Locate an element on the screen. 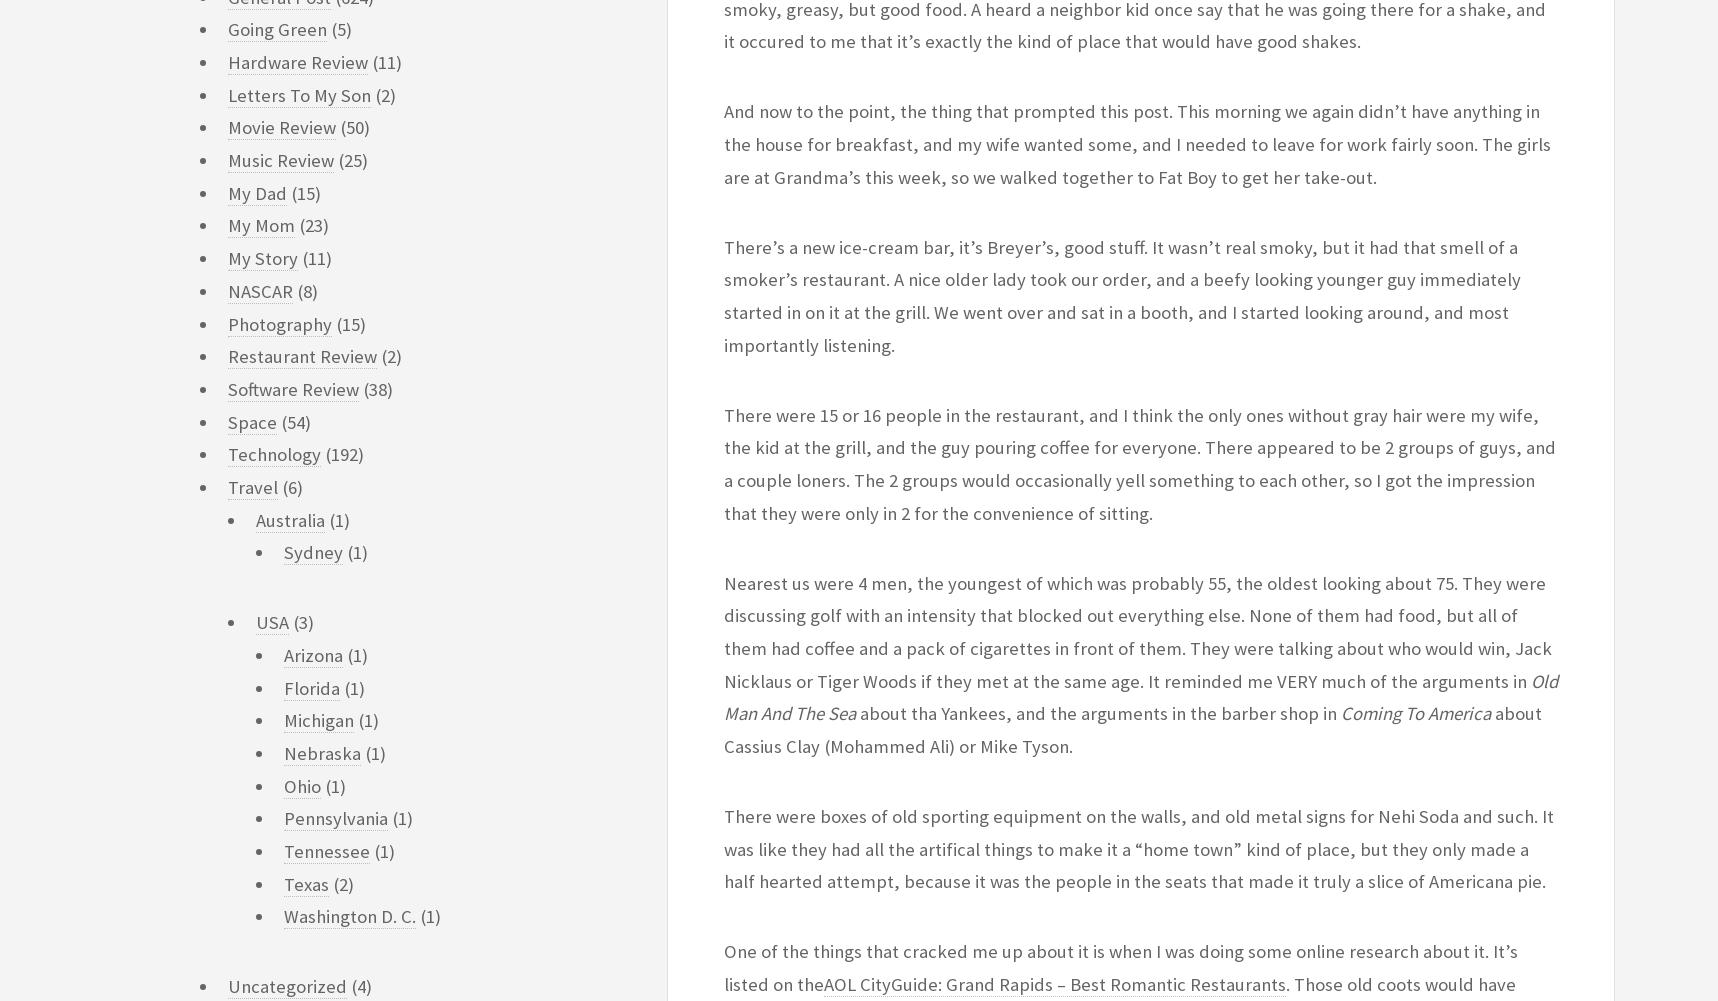  '(5)' is located at coordinates (326, 29).